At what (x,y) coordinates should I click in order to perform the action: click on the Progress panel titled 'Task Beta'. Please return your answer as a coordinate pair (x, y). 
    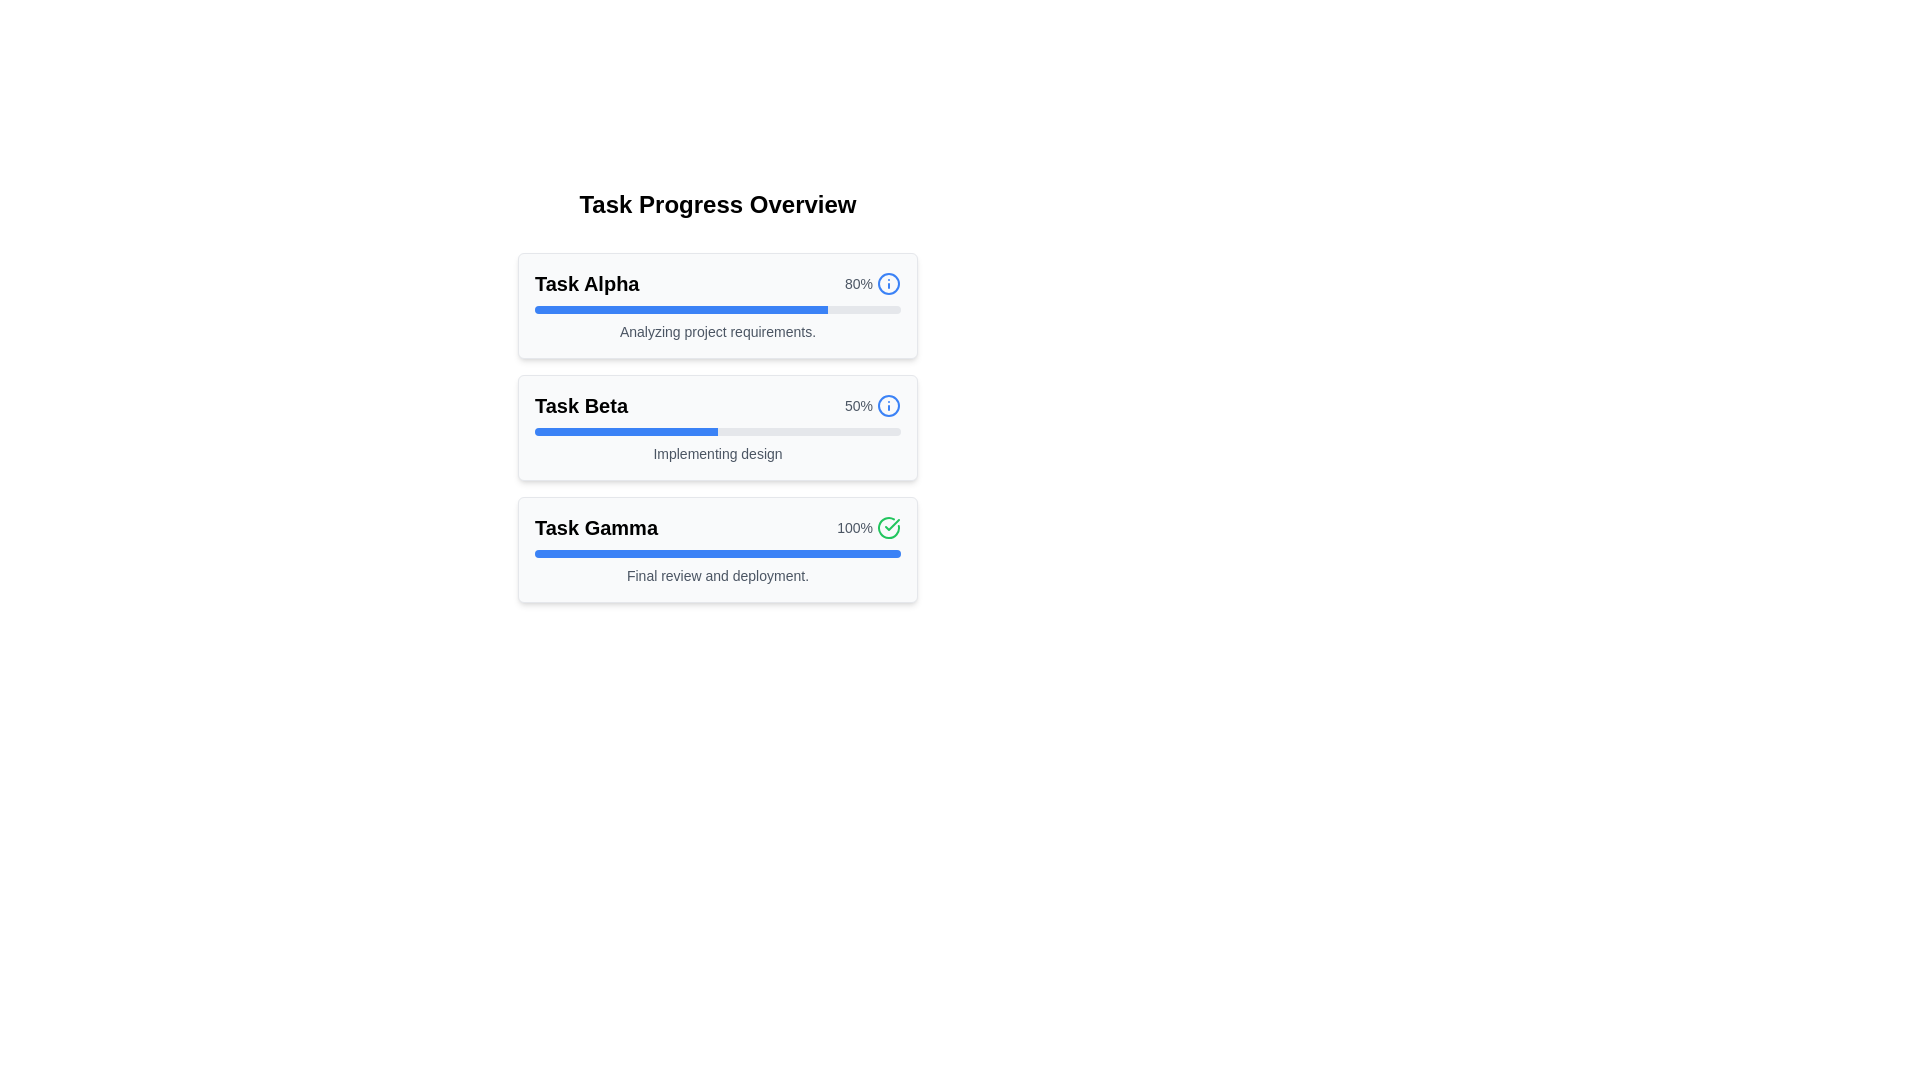
    Looking at the image, I should click on (718, 427).